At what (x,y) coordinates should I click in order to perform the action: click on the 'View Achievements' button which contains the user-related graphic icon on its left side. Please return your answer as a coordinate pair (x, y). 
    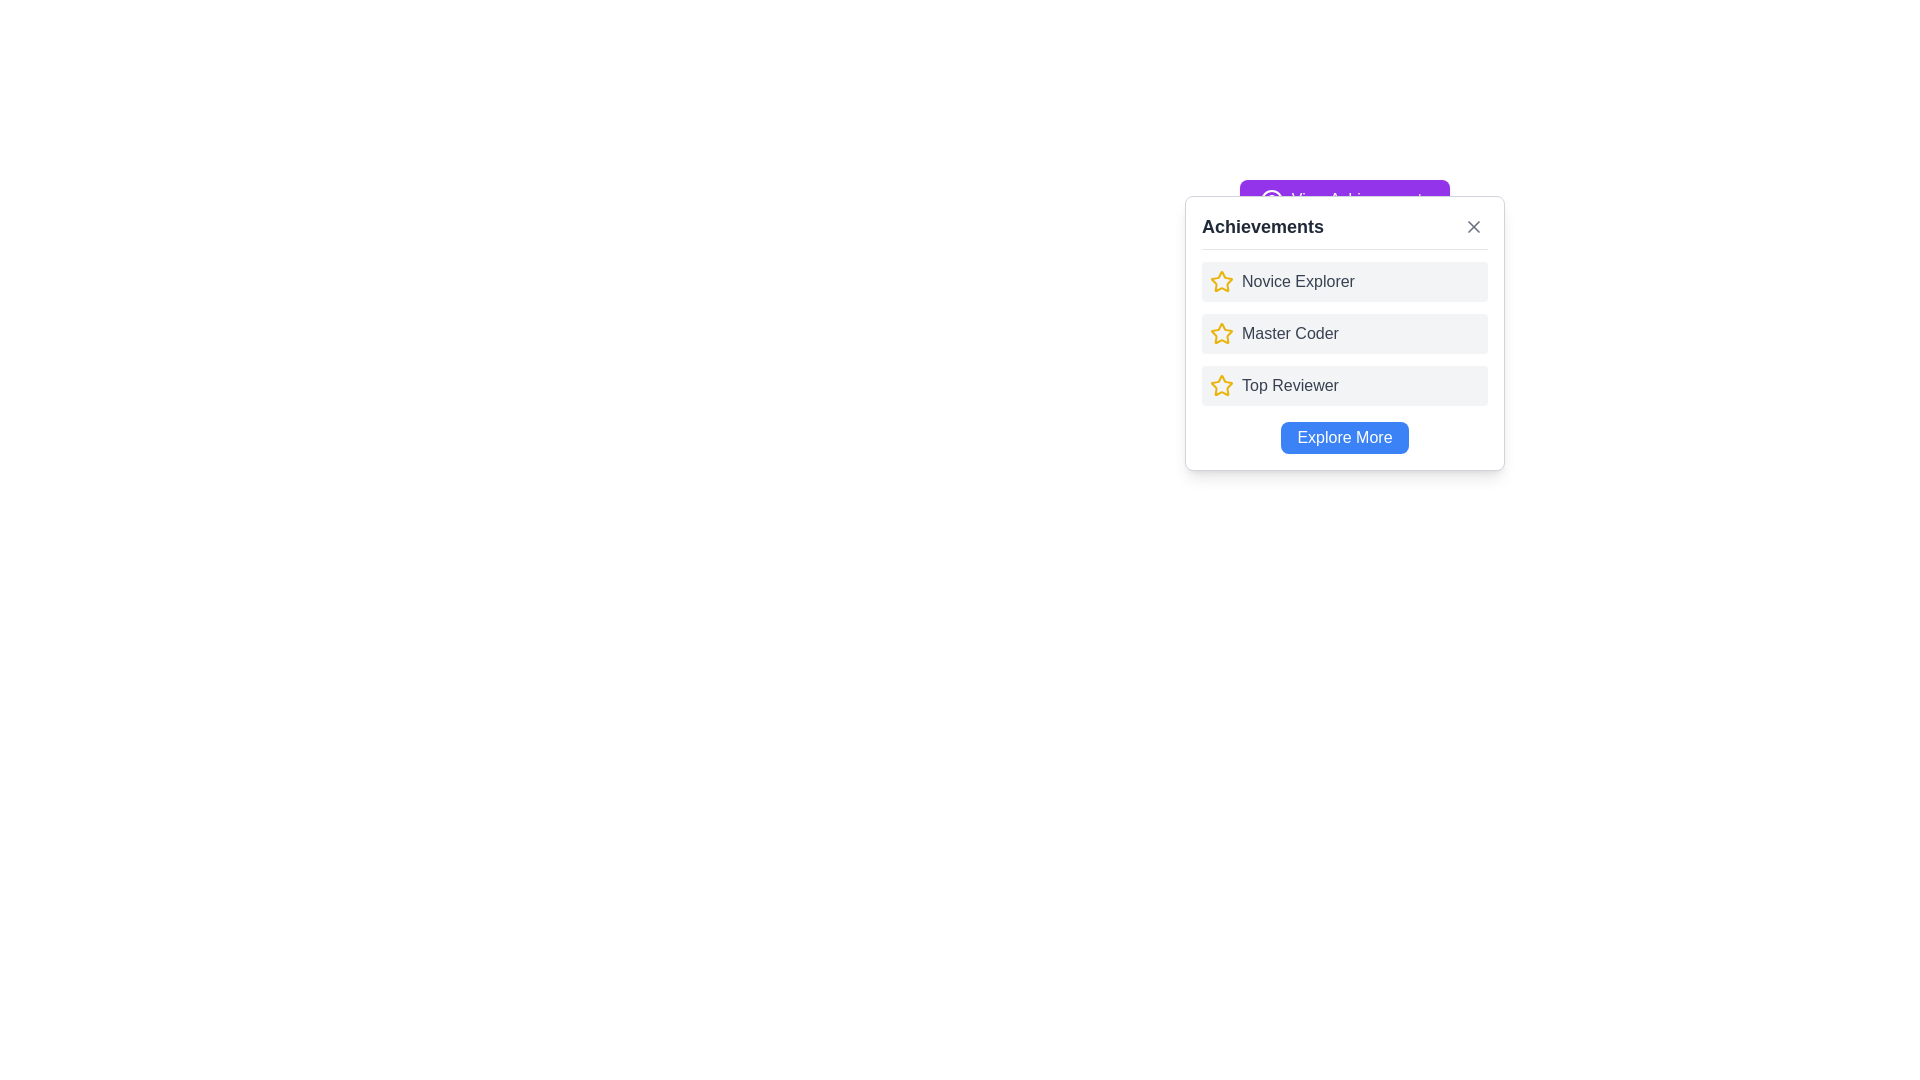
    Looking at the image, I should click on (1270, 200).